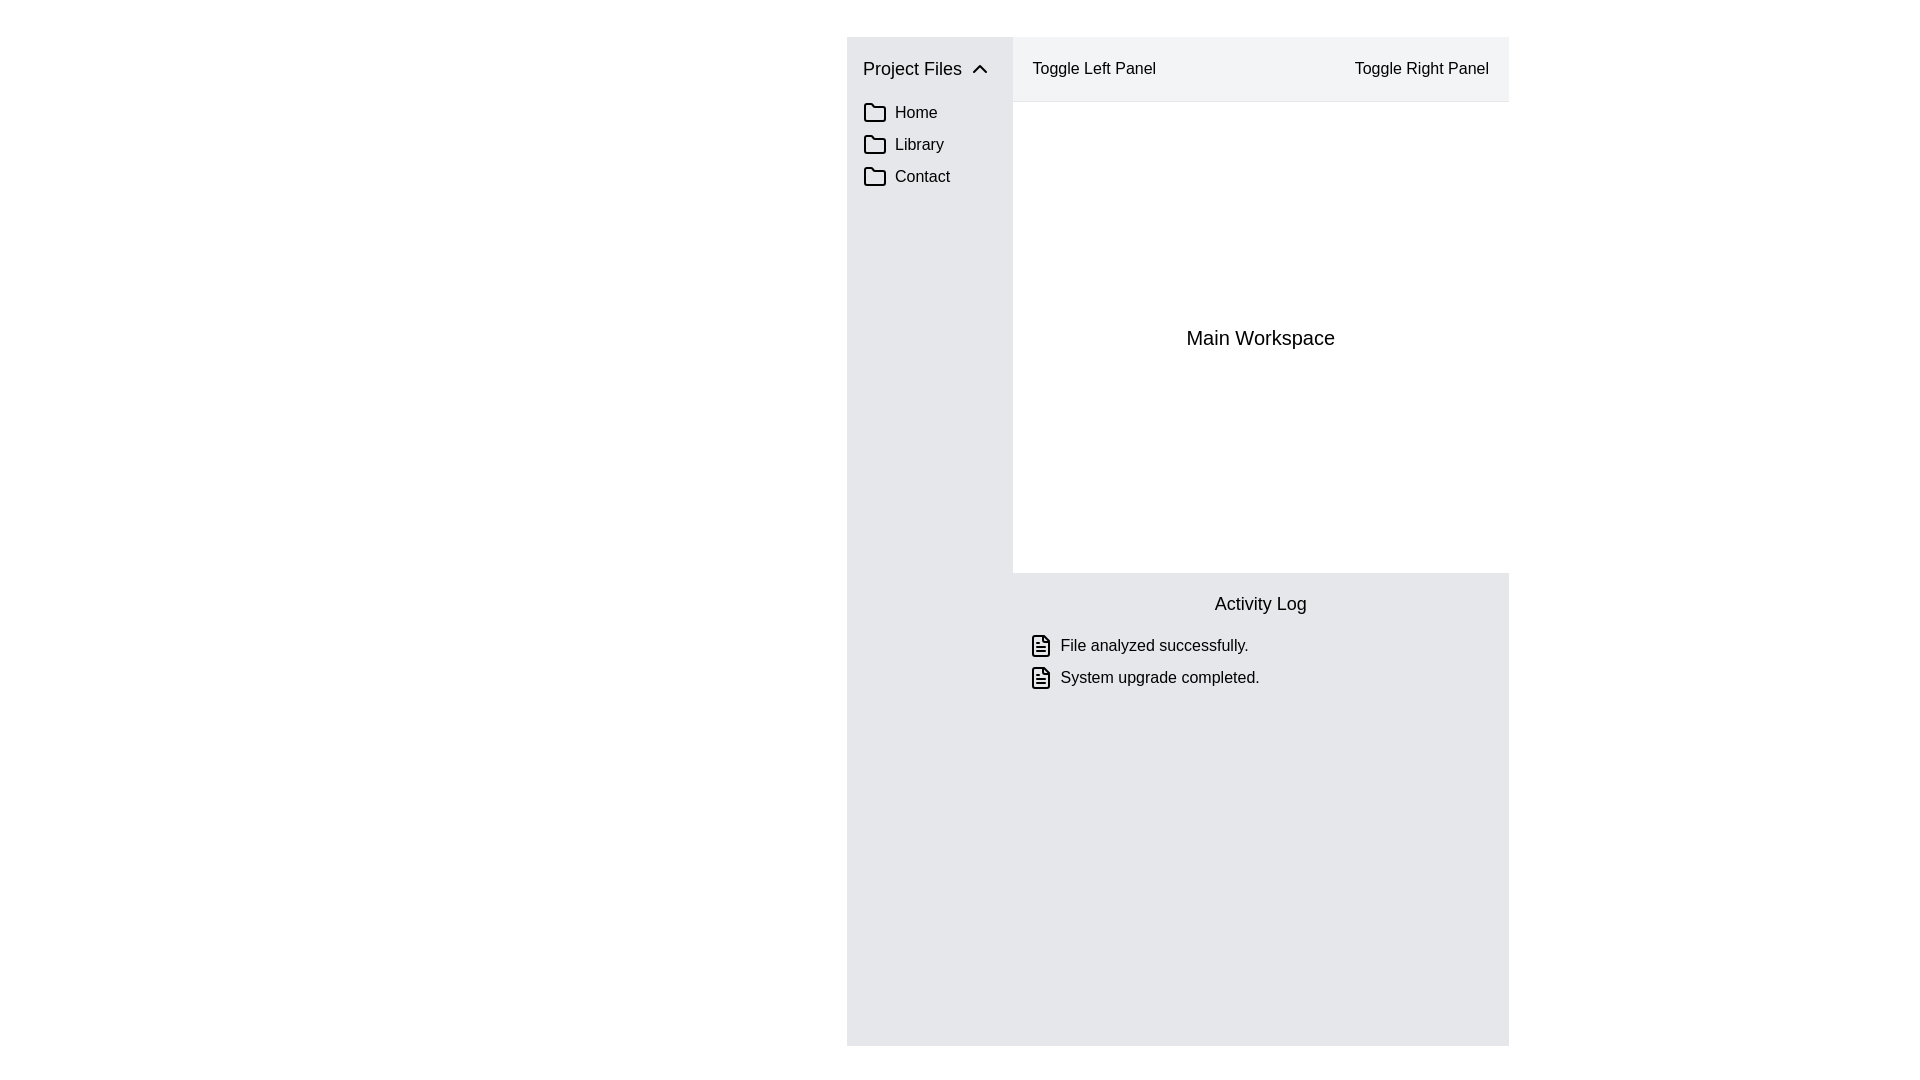 The width and height of the screenshot is (1920, 1080). What do you see at coordinates (1259, 336) in the screenshot?
I see `on the central workspace section located below the header containing 'Toggle Left Panel' and 'Toggle Right Panel', and above the 'Activity Log' section` at bounding box center [1259, 336].